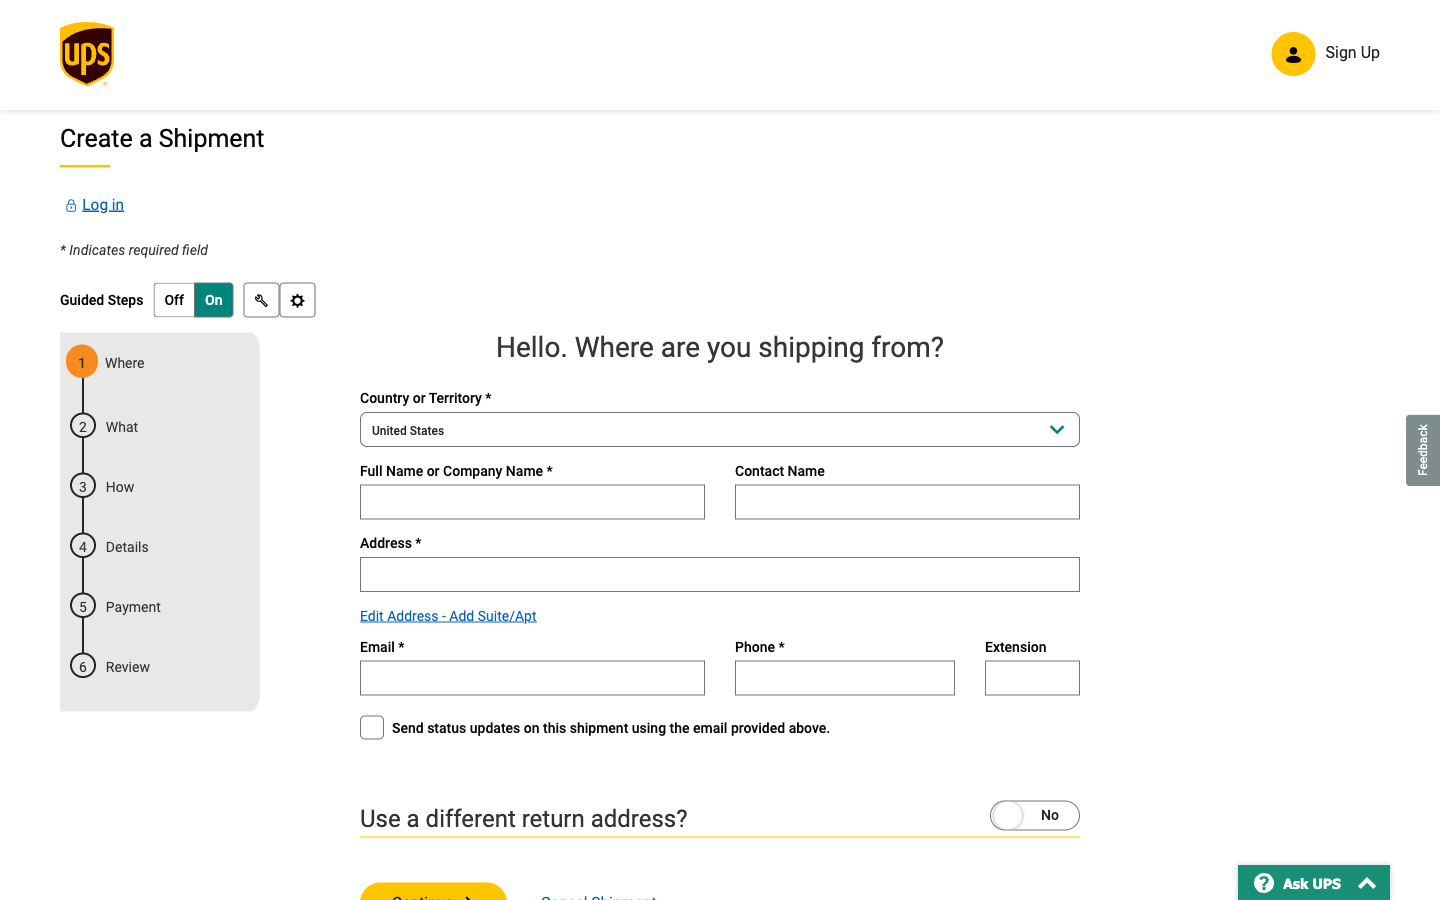 This screenshot has height=900, width=1440. I want to click on Confirm the shipping configurations, so click(295, 301).